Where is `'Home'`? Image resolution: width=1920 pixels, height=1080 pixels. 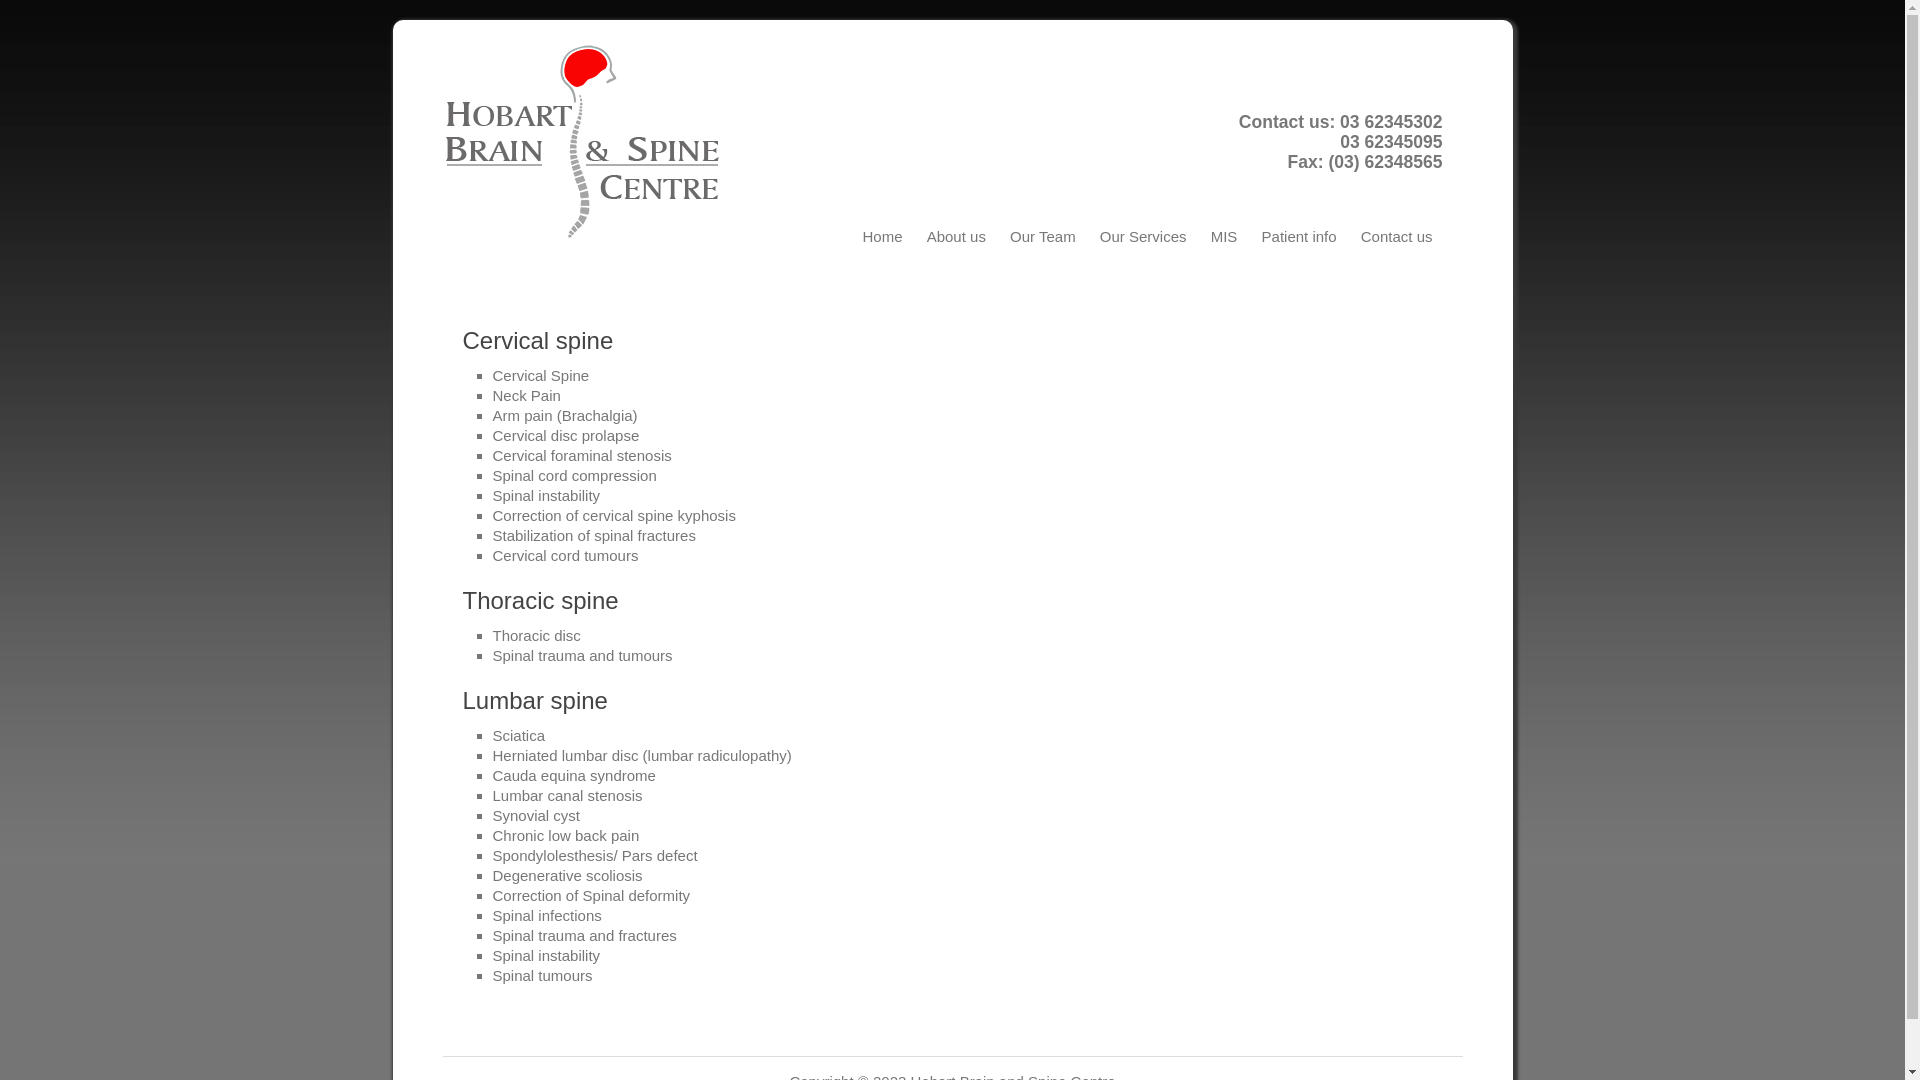
'Home' is located at coordinates (881, 235).